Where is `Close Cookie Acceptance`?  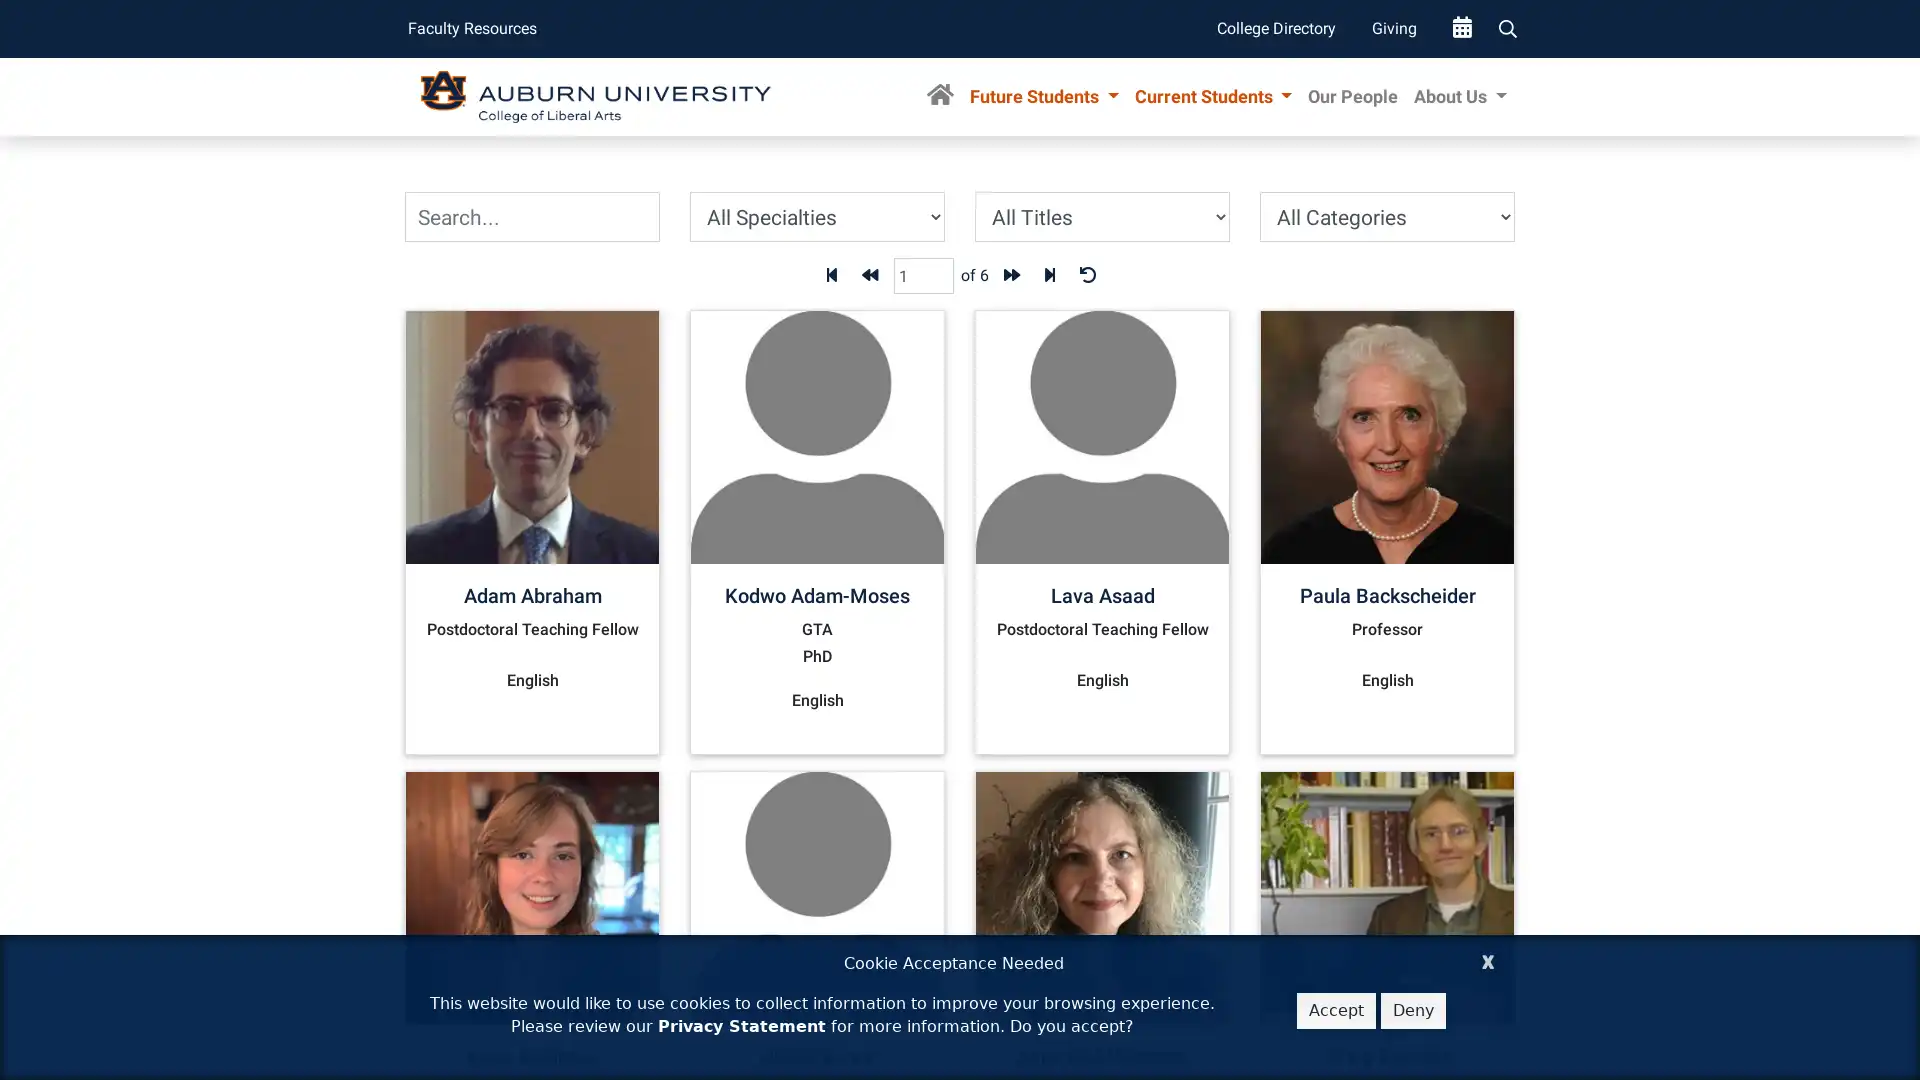
Close Cookie Acceptance is located at coordinates (1488, 958).